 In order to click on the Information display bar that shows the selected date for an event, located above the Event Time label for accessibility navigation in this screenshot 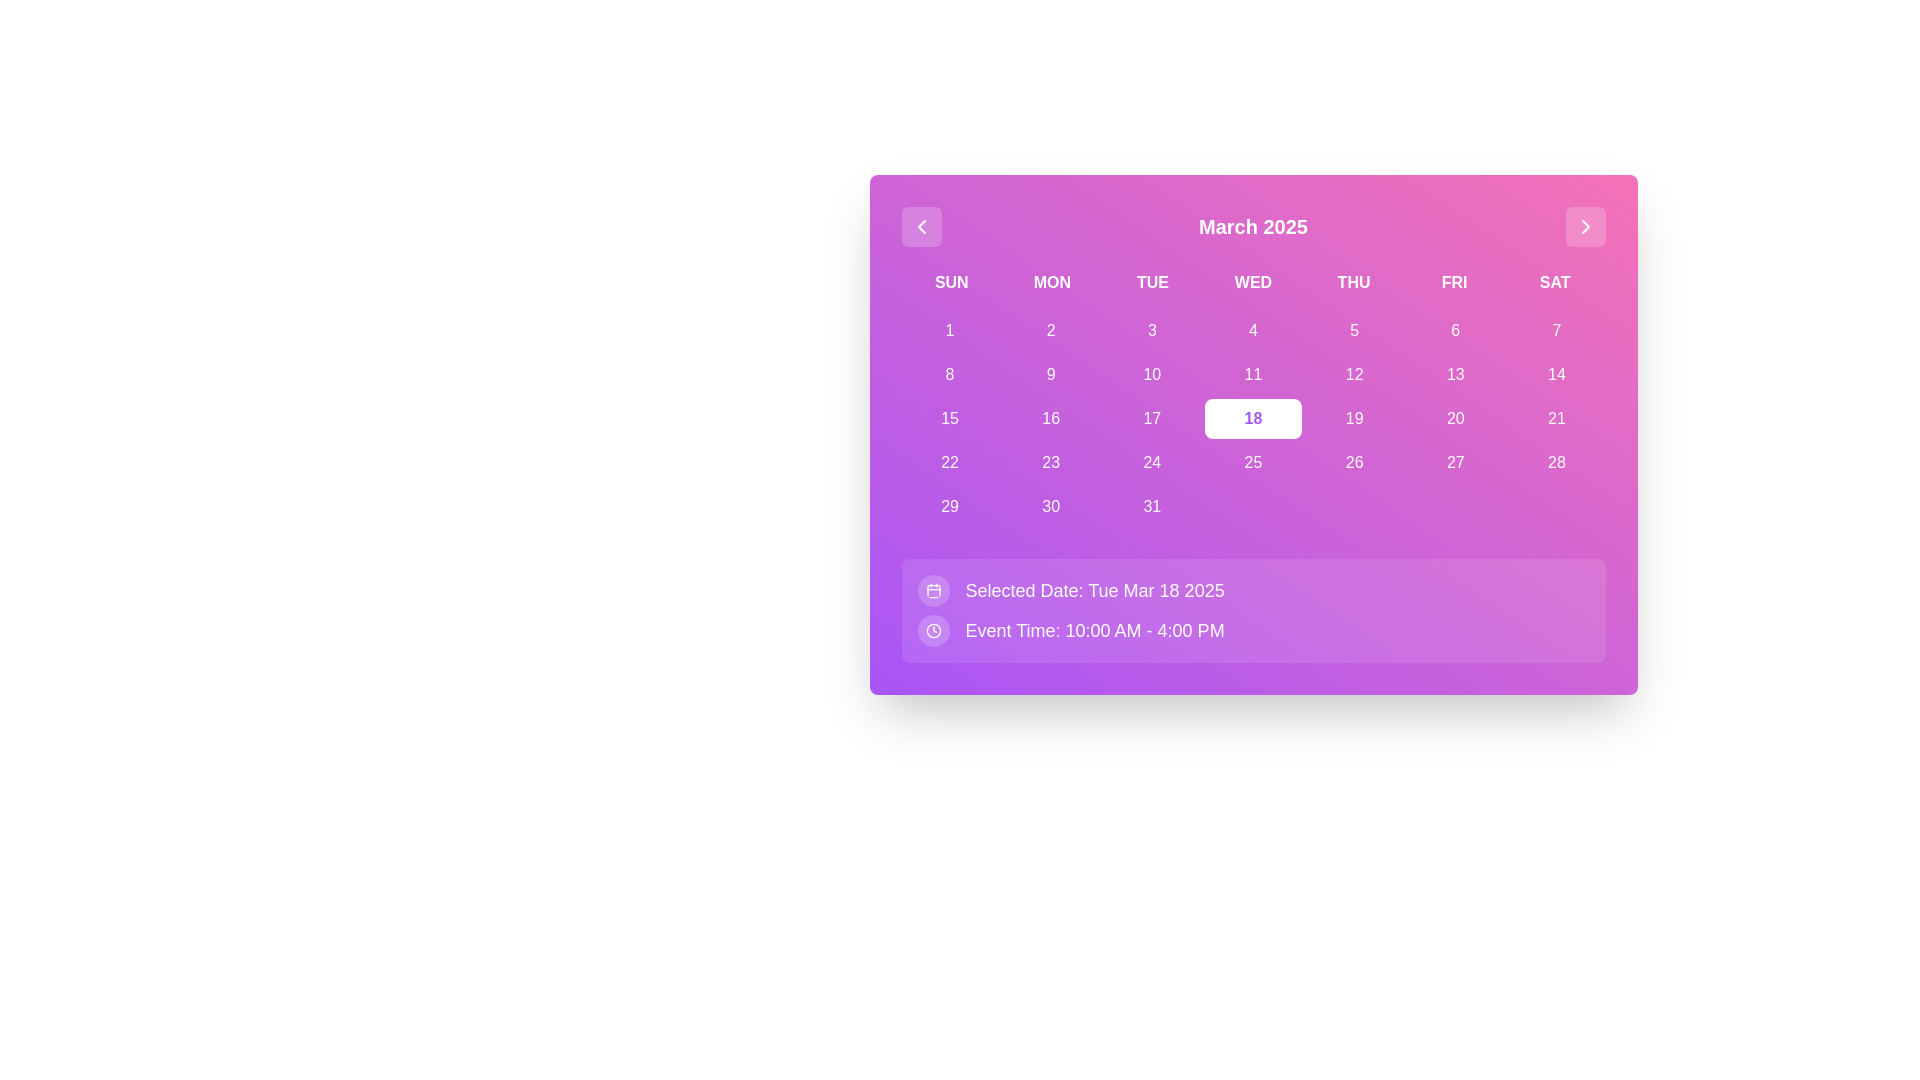, I will do `click(1252, 589)`.